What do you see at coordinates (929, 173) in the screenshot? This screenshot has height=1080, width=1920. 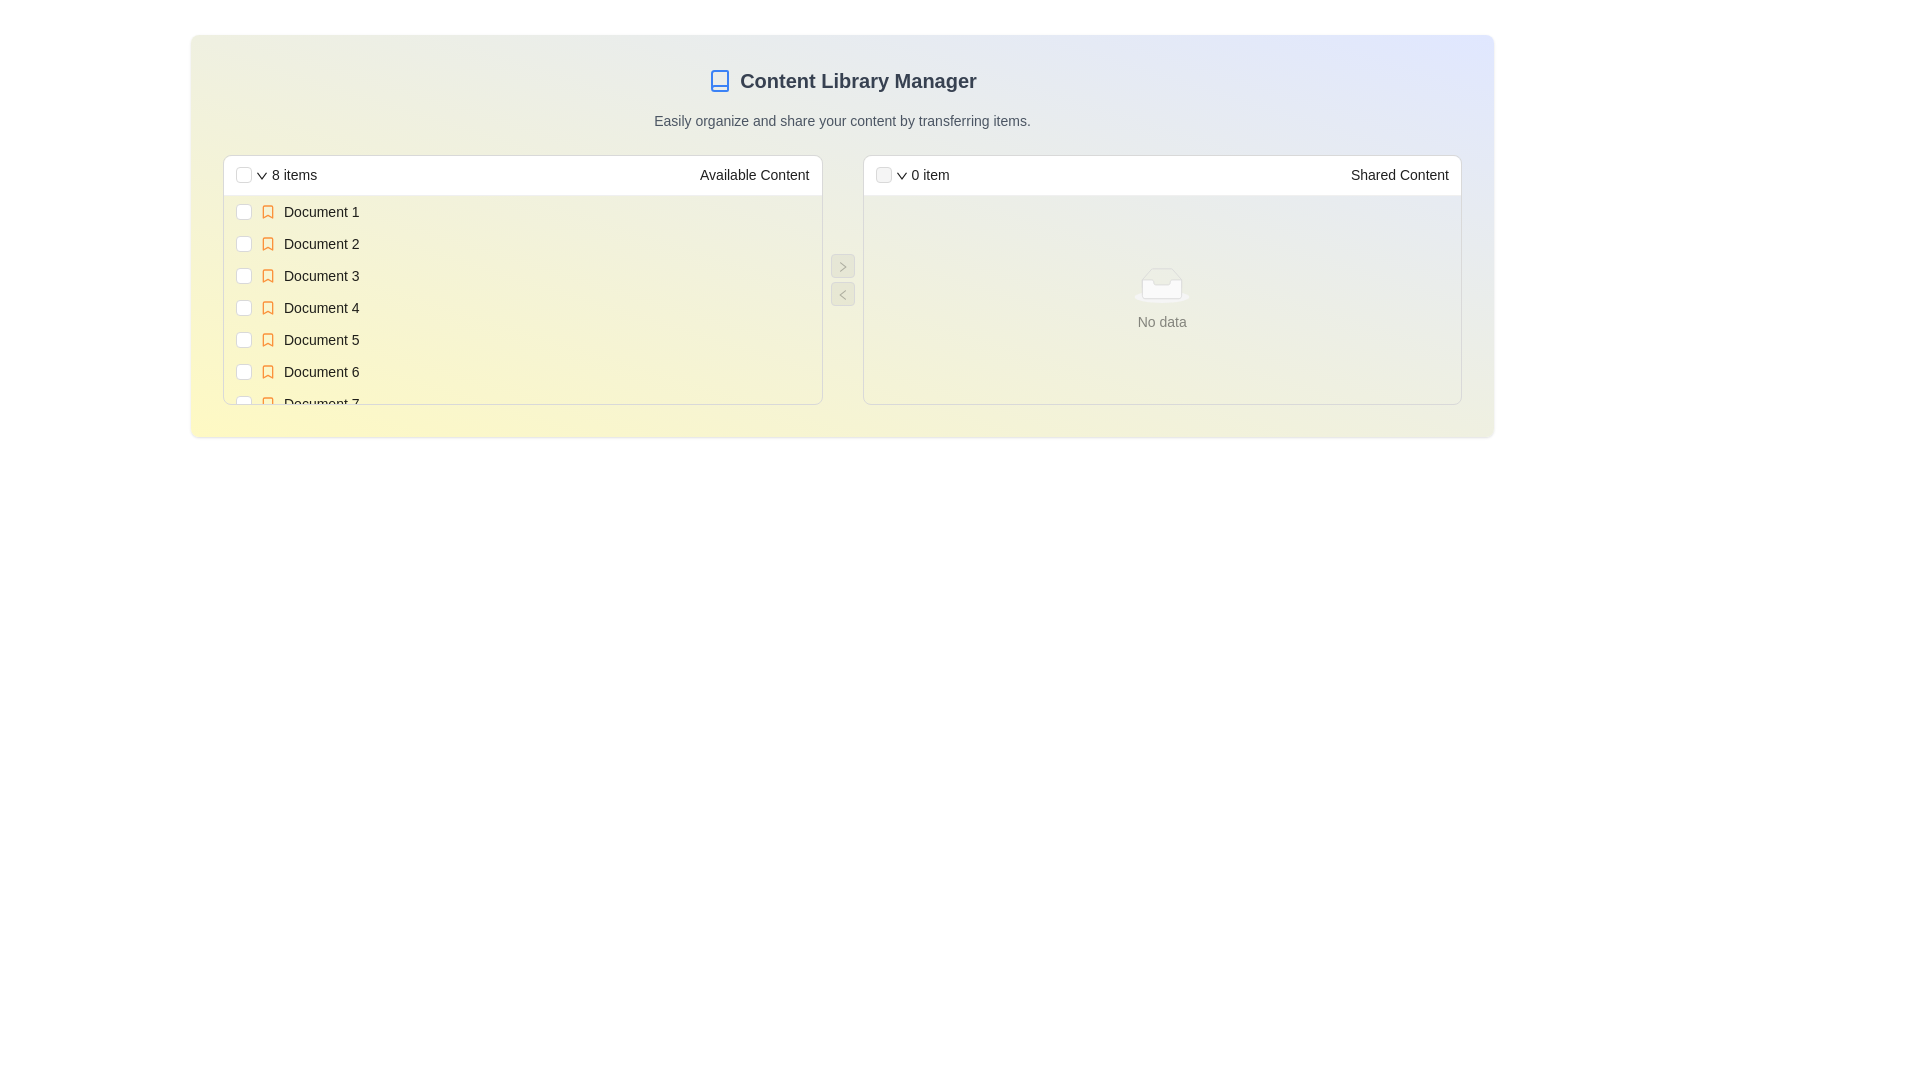 I see `the informational Text label indicating the count of items in the 'Shared Content' section, located in the header of the panel to the right of the dropdown icon and checkbox` at bounding box center [929, 173].